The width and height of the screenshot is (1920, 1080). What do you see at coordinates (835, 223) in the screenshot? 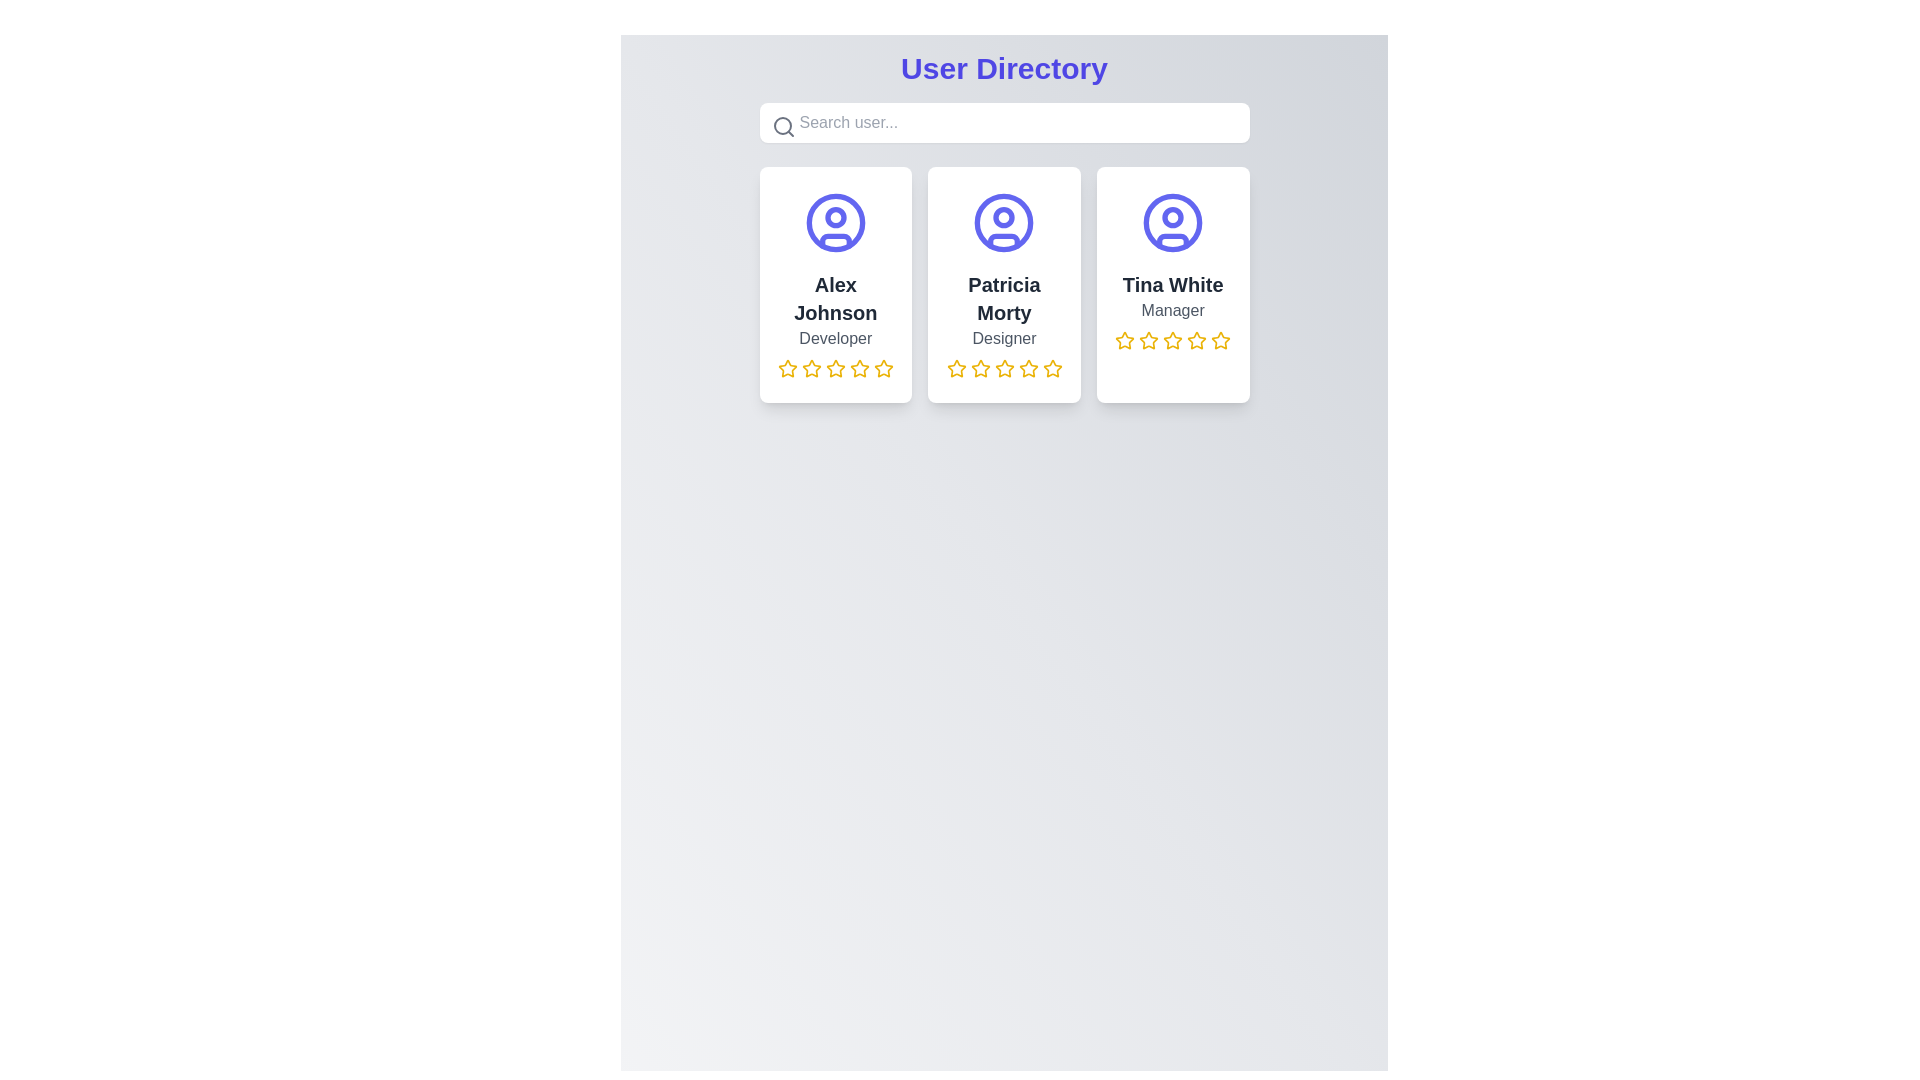
I see `the user profile icon, which is a circular purple frame with a human silhouette, located at the top of the first user card above the text 'Alex Johnson' and 'Developer'` at bounding box center [835, 223].